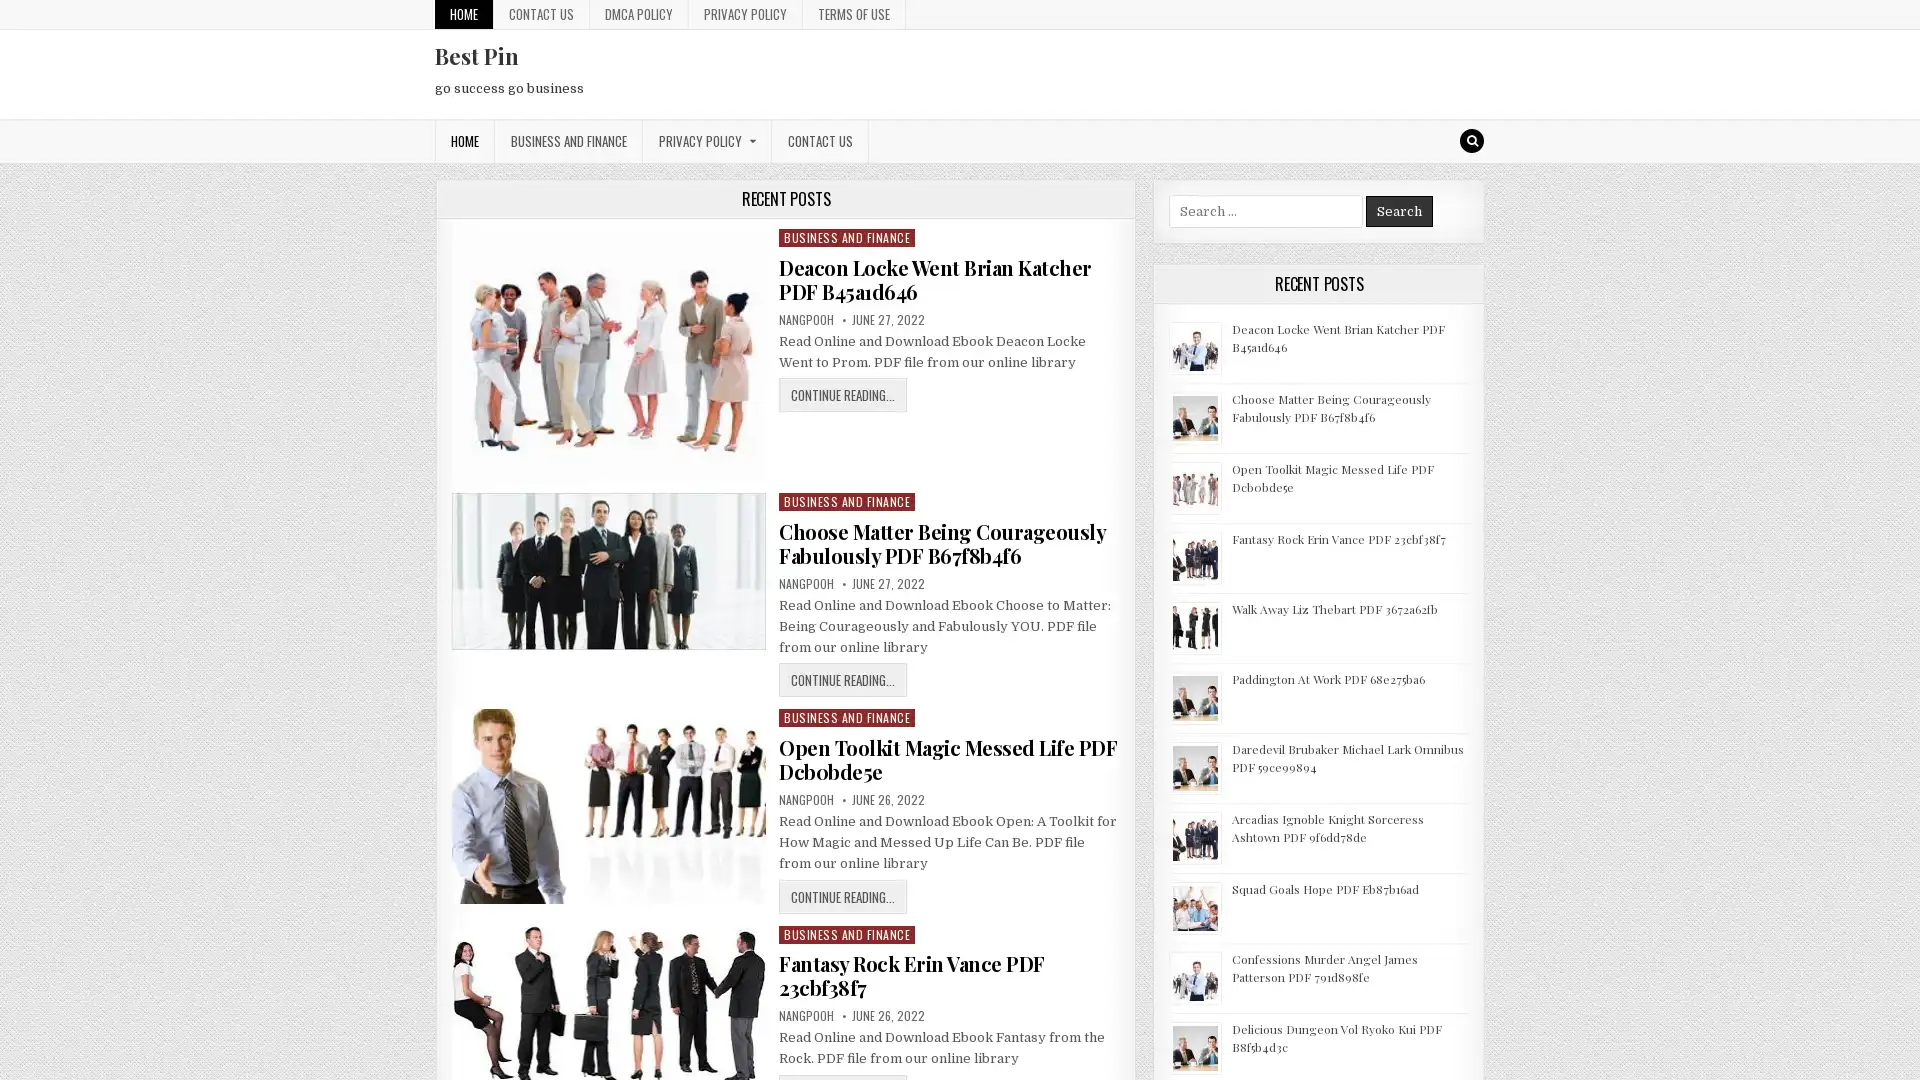  Describe the element at coordinates (1398, 211) in the screenshot. I see `Search` at that location.